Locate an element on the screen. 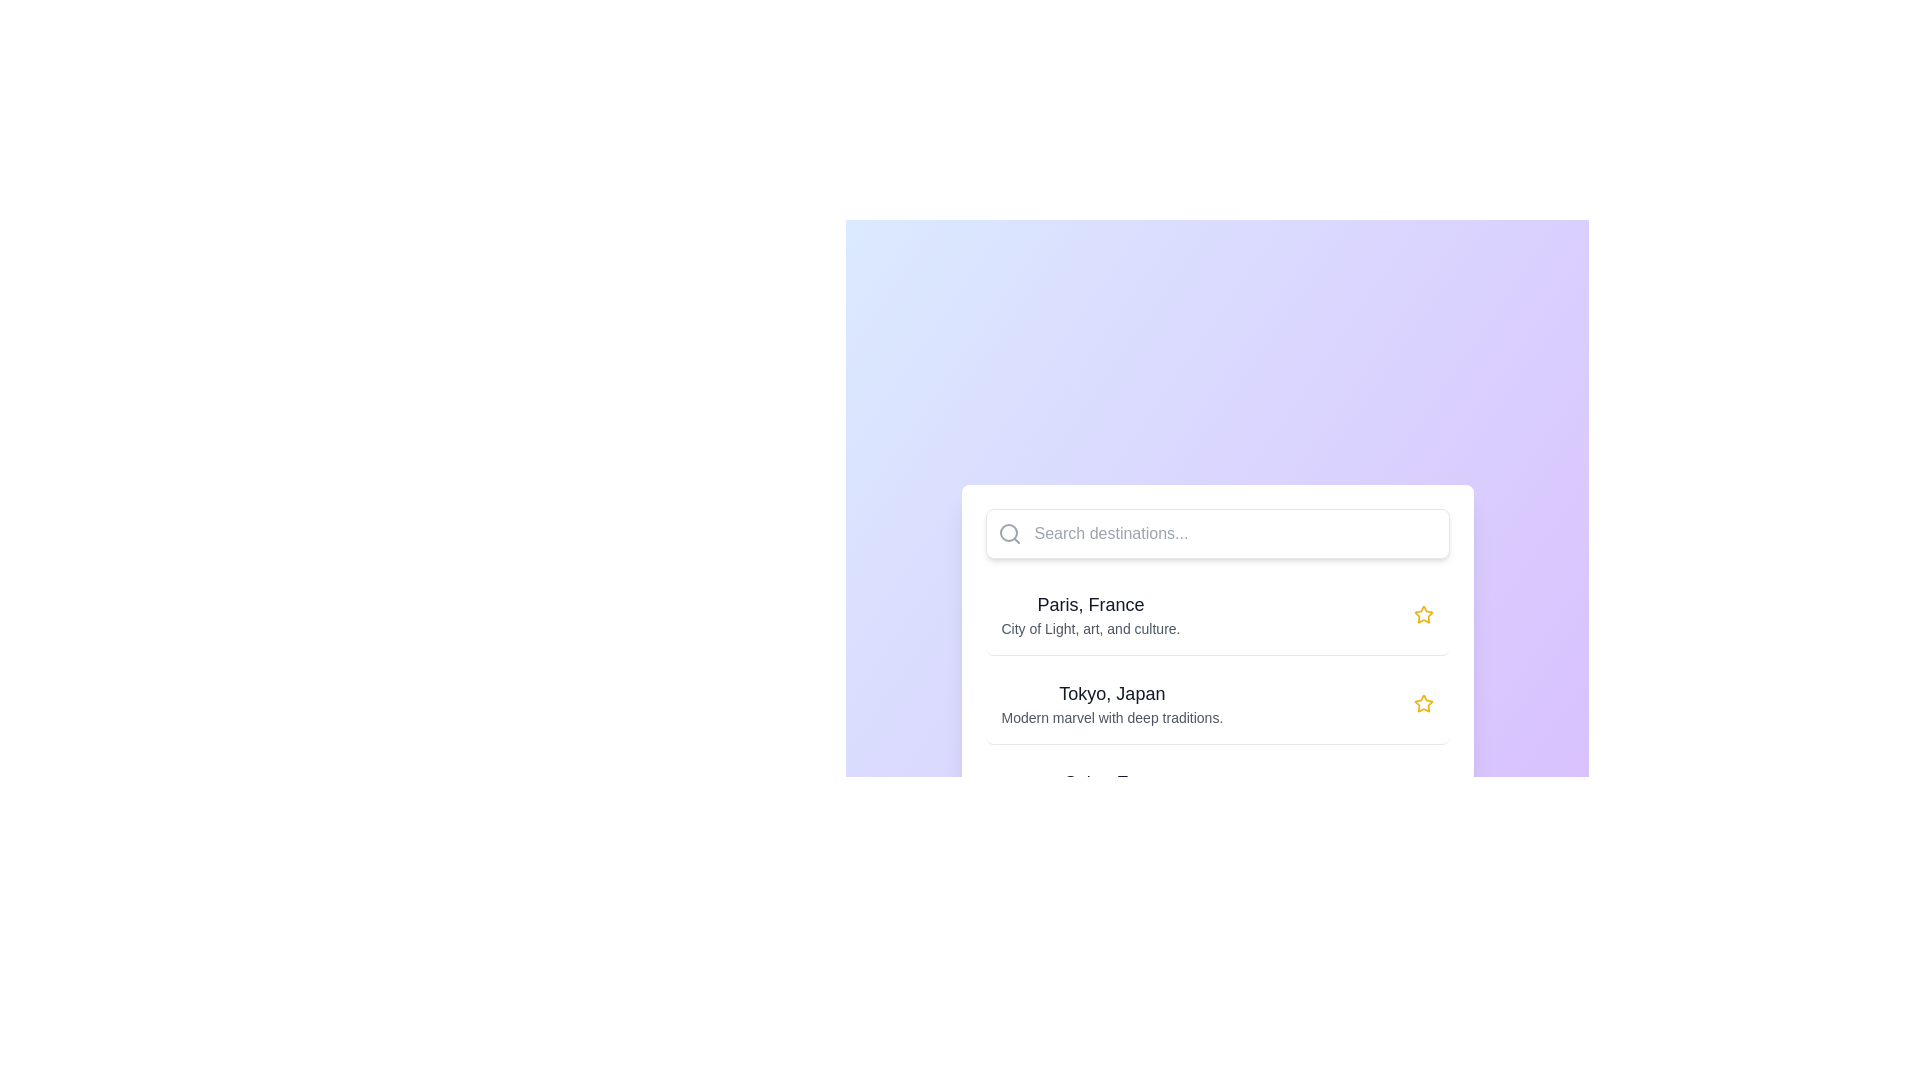 The image size is (1920, 1080). the text label displaying 'Tokyo, Japan' is located at coordinates (1111, 692).